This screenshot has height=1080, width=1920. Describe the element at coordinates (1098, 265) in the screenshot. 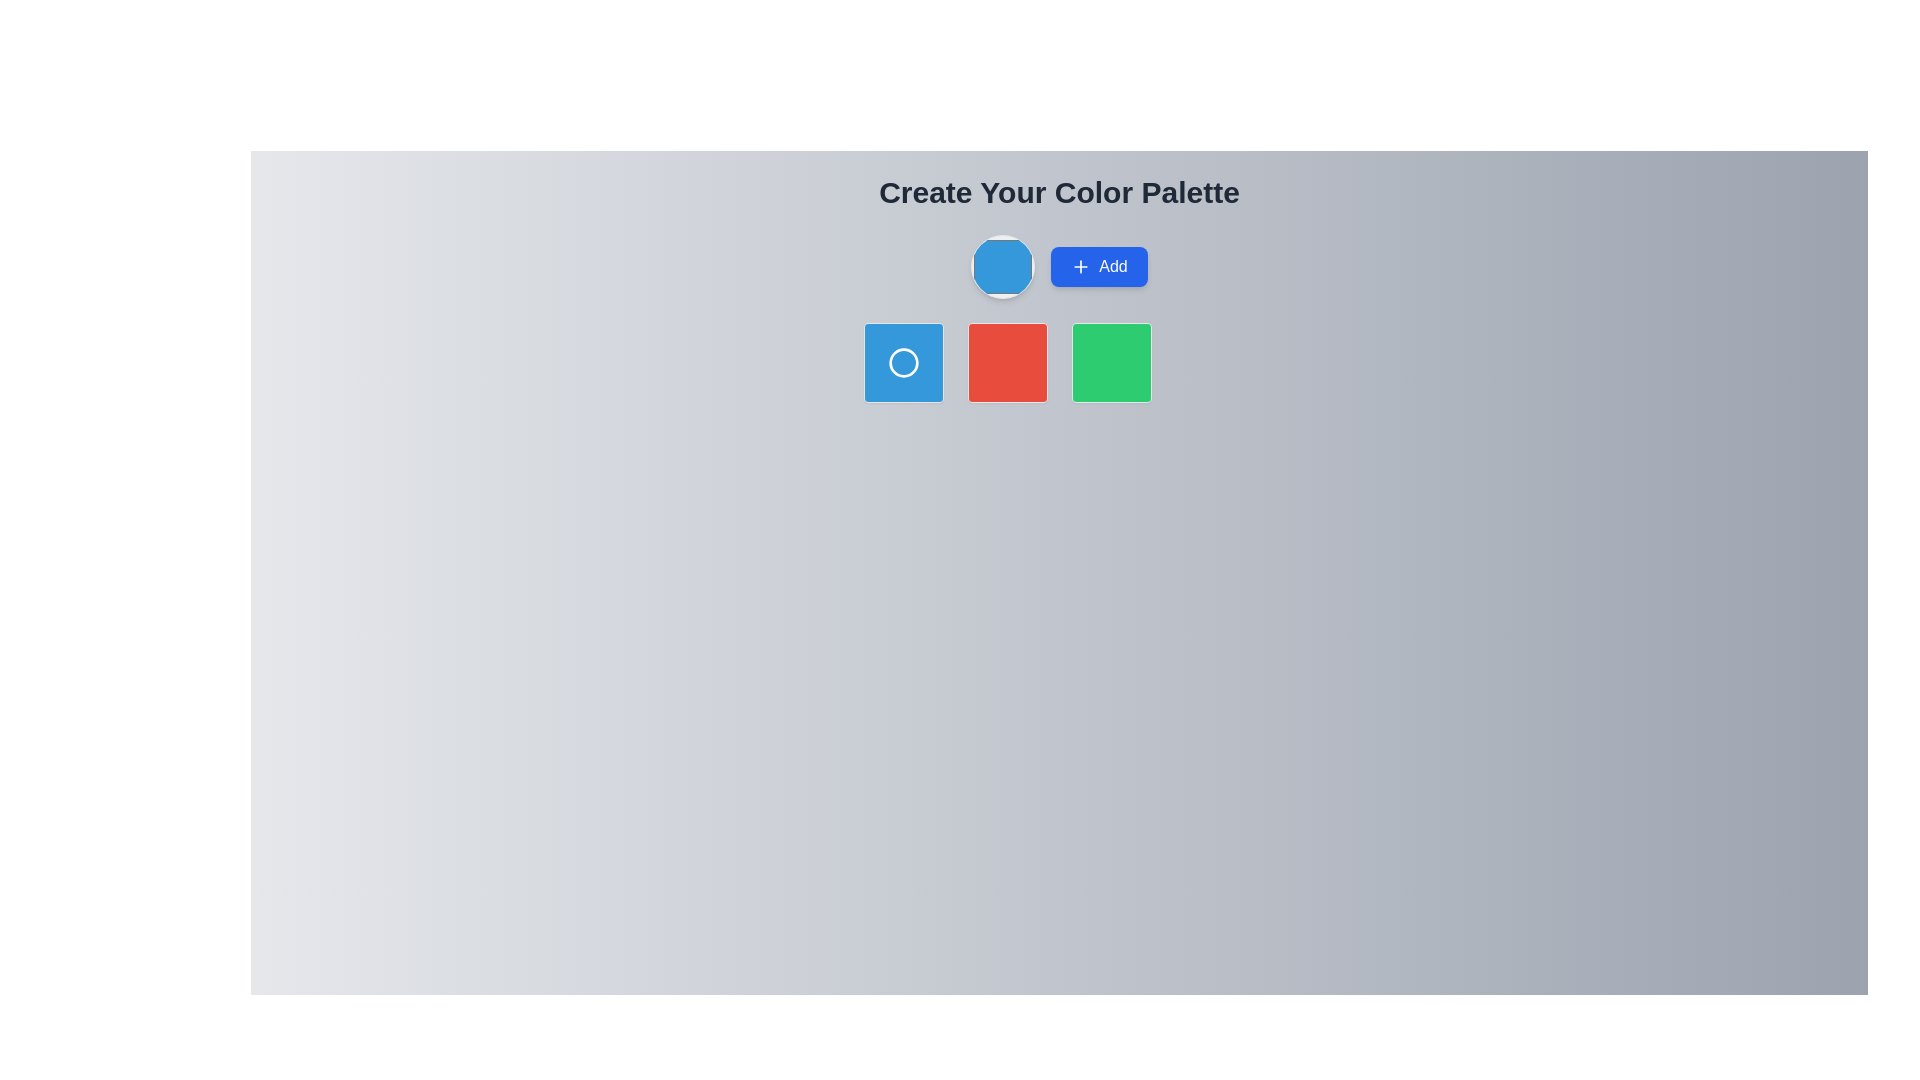

I see `the blue button labeled 'Add' with a white plus icon to potentially display a tooltip` at that location.